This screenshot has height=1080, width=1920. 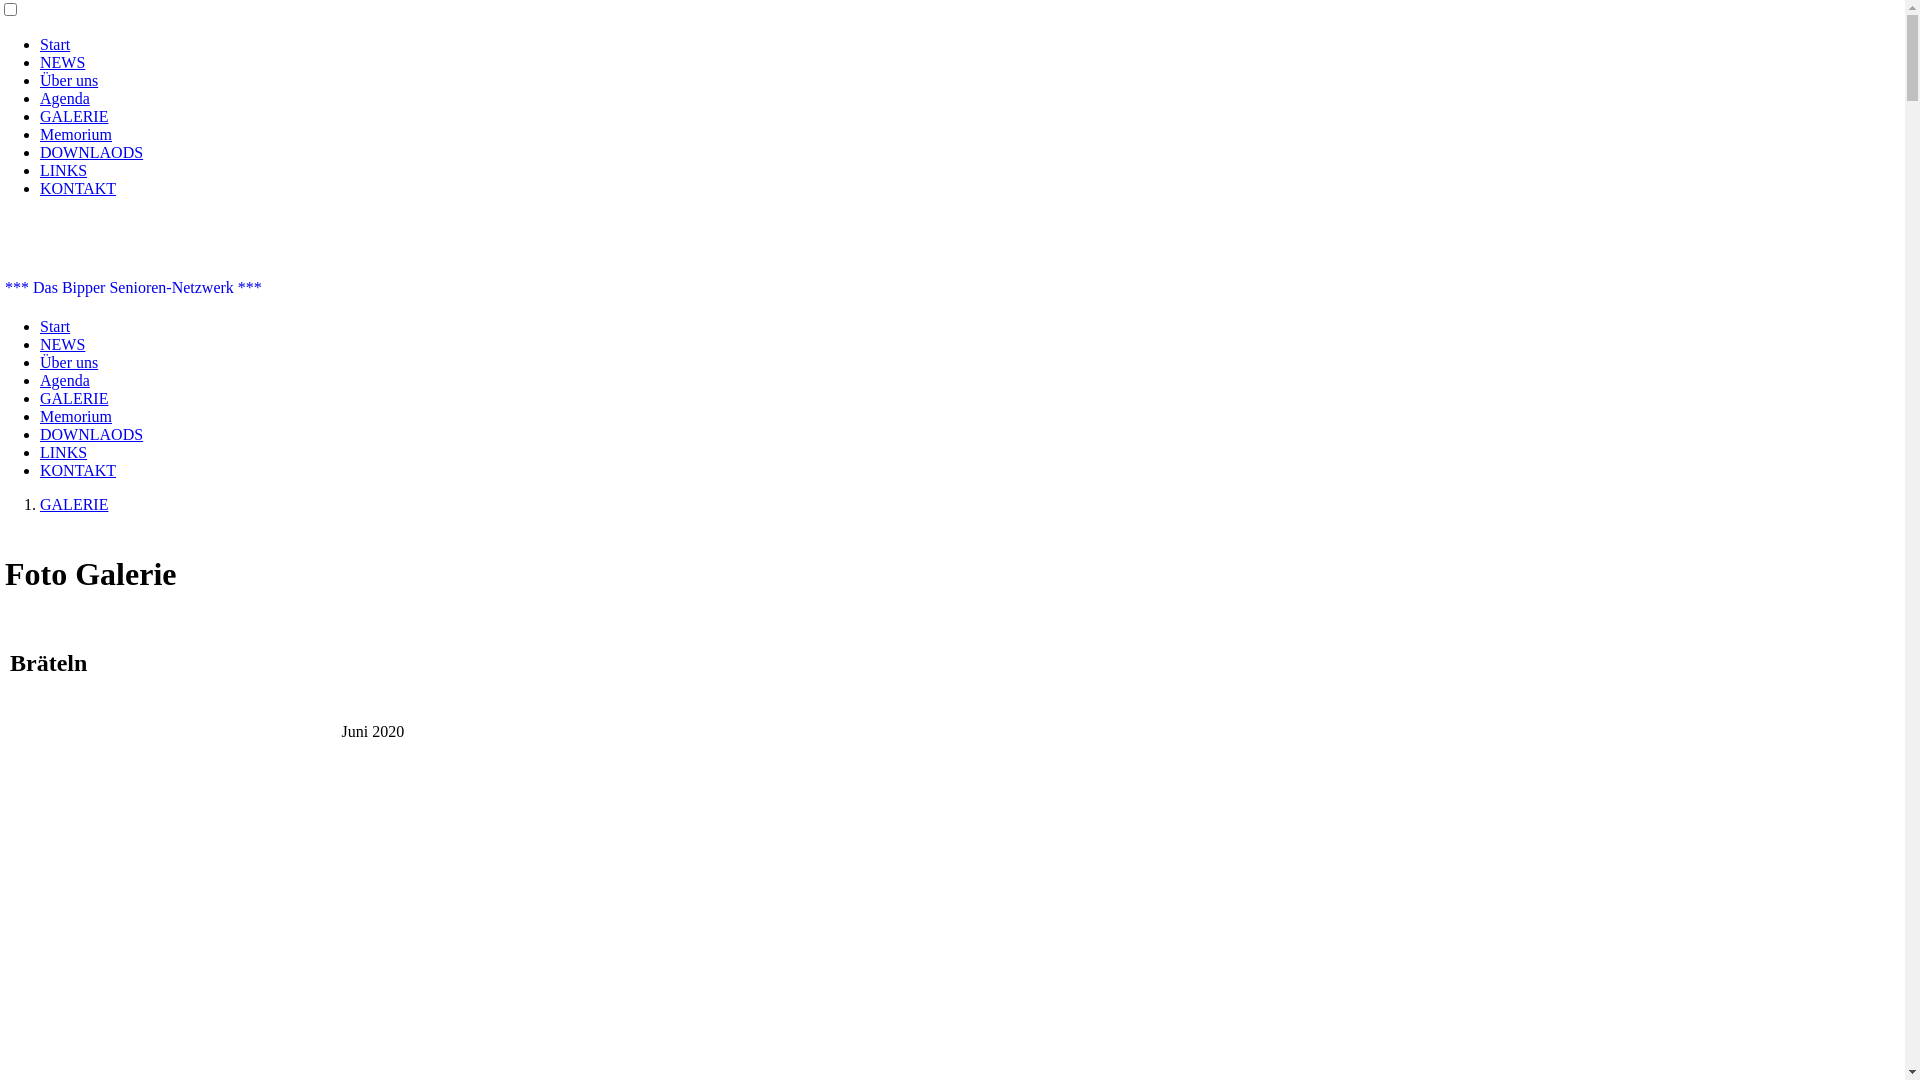 What do you see at coordinates (63, 452) in the screenshot?
I see `'LINKS'` at bounding box center [63, 452].